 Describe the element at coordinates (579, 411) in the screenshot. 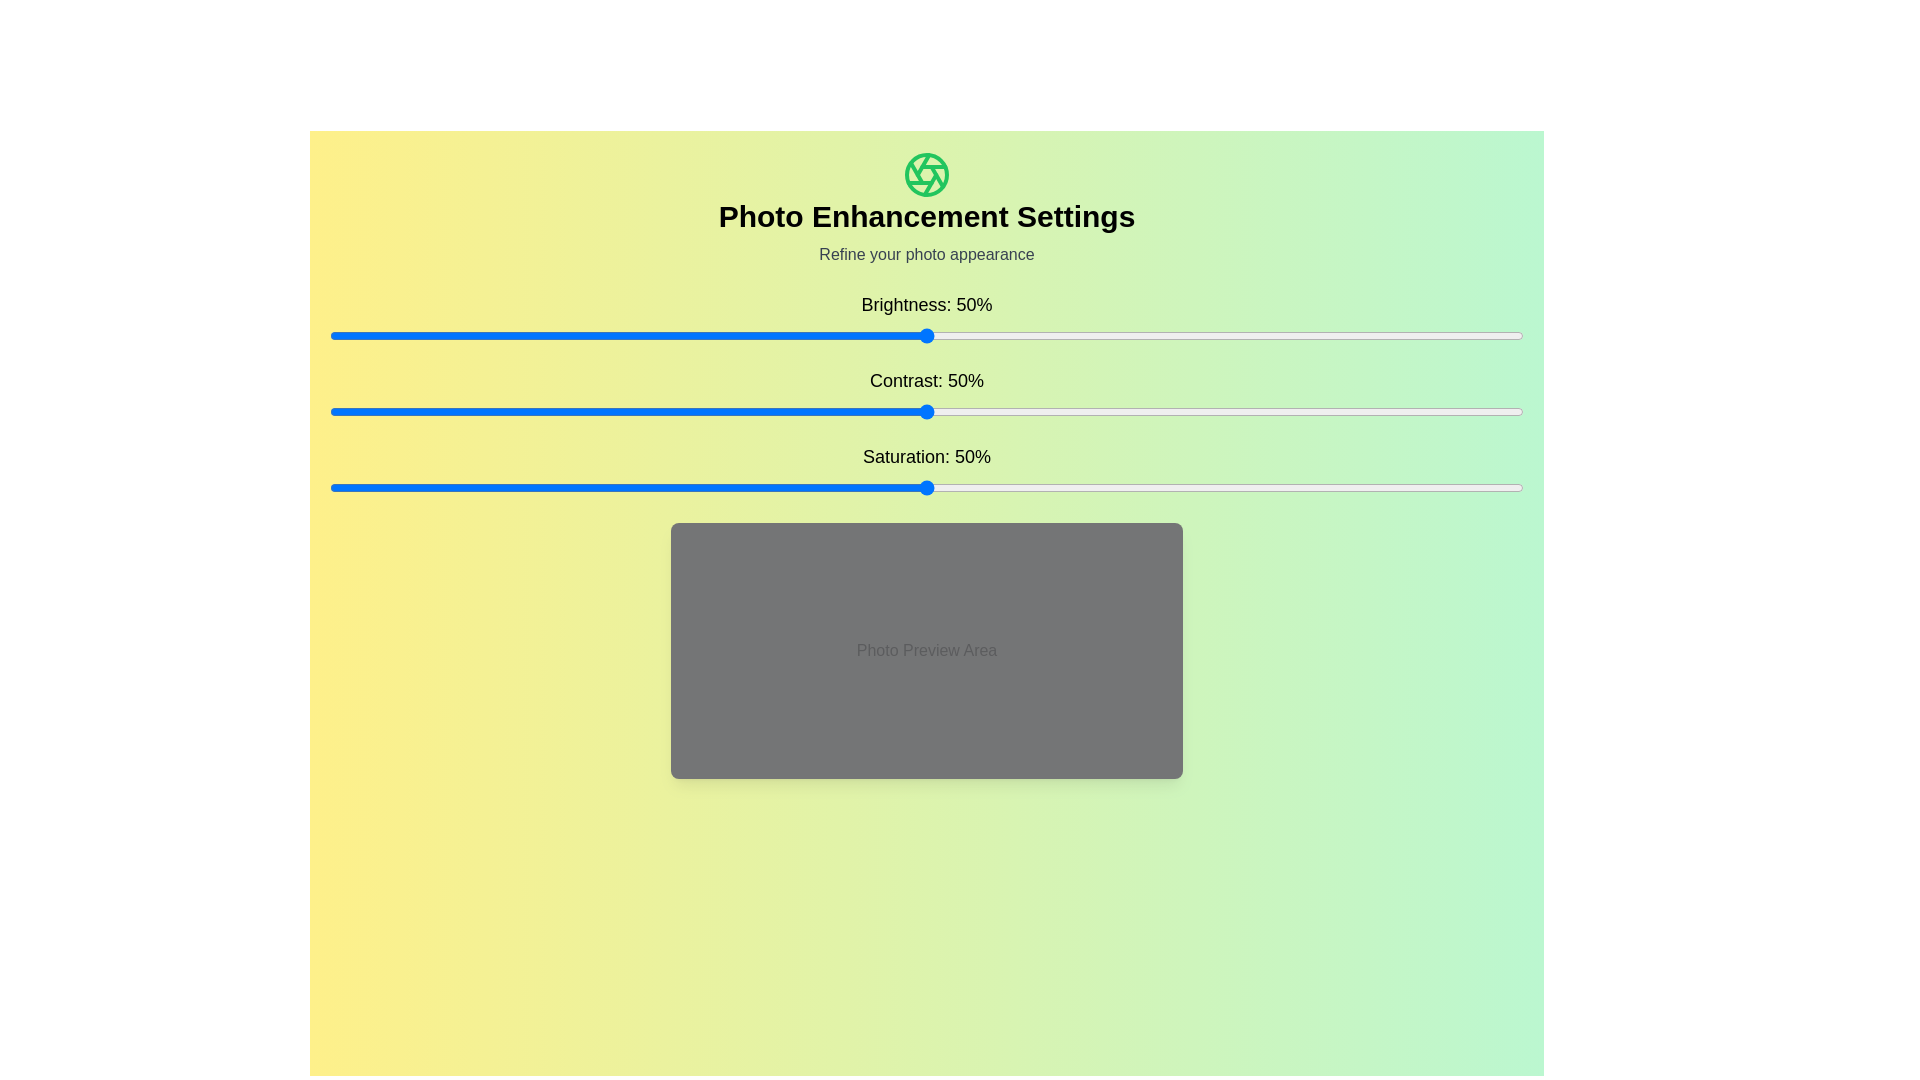

I see `the contrast slider to set the contrast to 21%` at that location.